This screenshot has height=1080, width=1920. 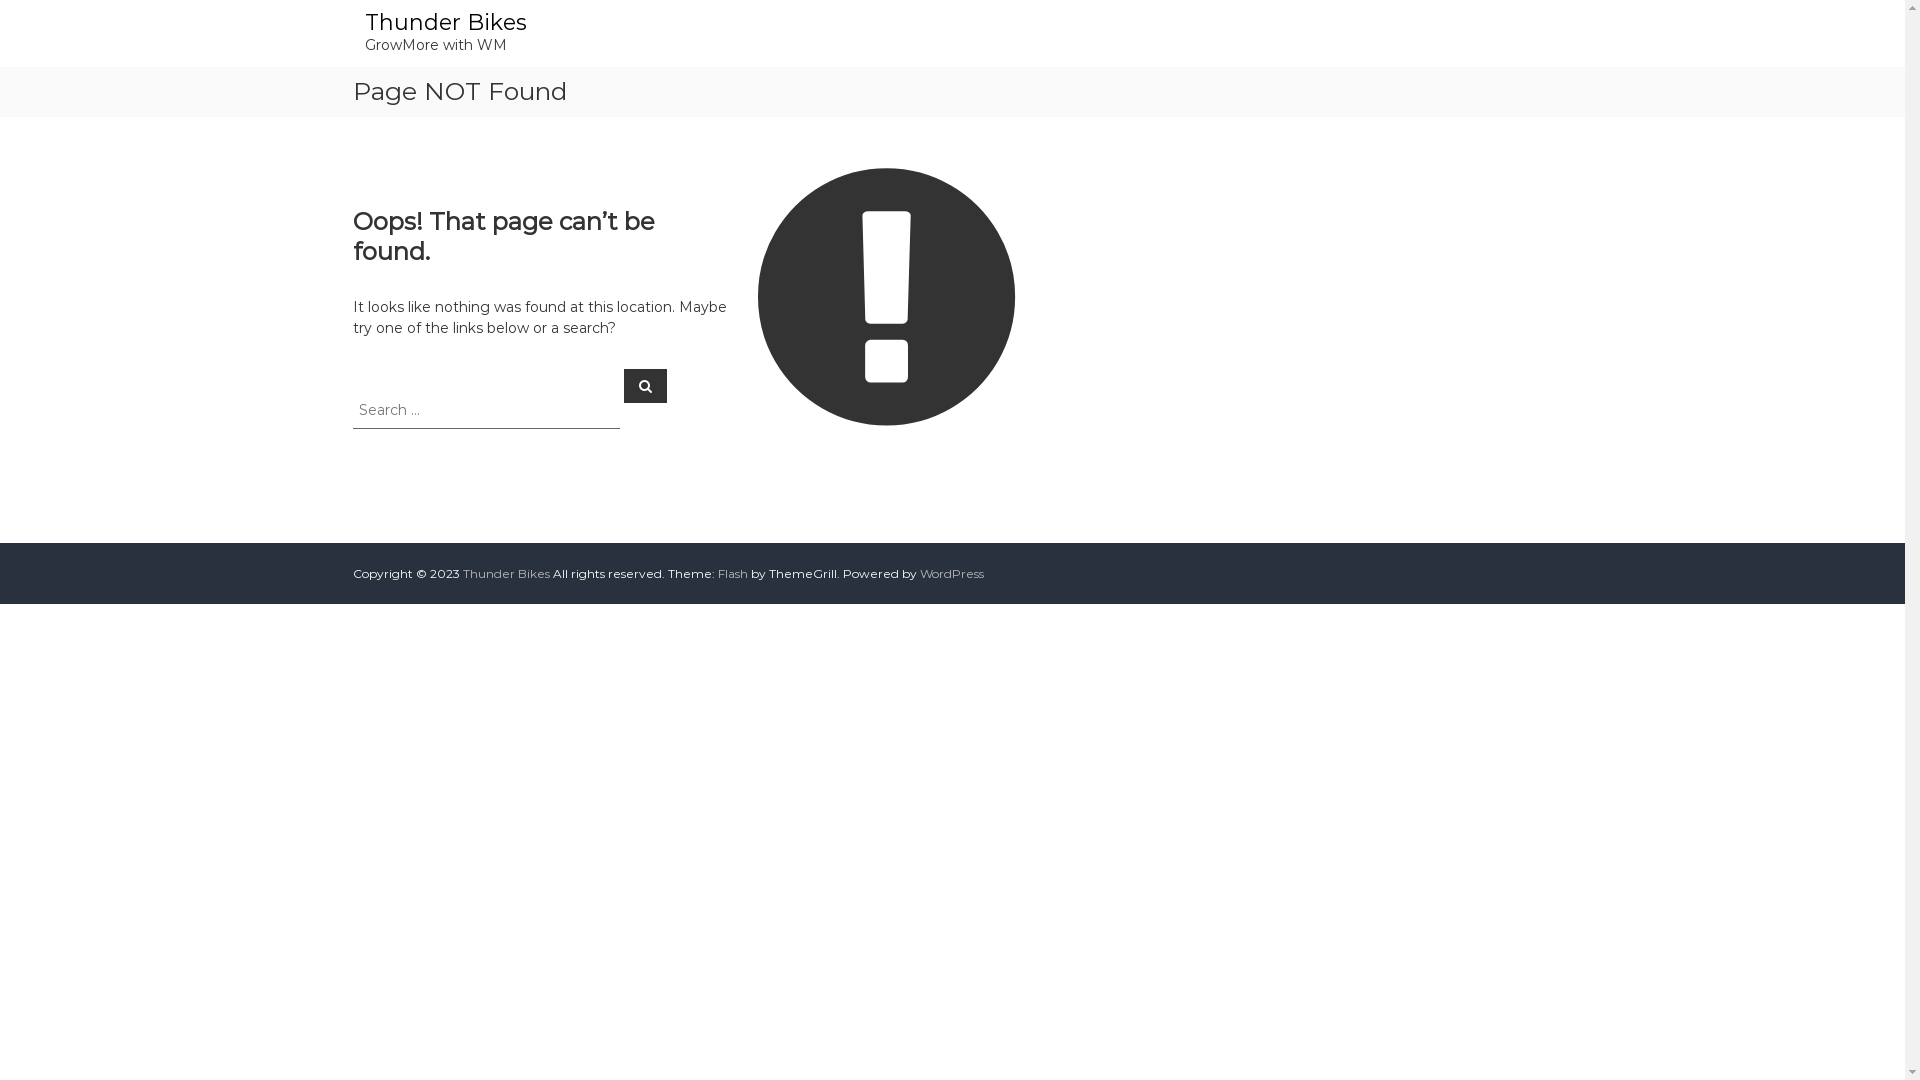 What do you see at coordinates (919, 573) in the screenshot?
I see `'WordPress'` at bounding box center [919, 573].